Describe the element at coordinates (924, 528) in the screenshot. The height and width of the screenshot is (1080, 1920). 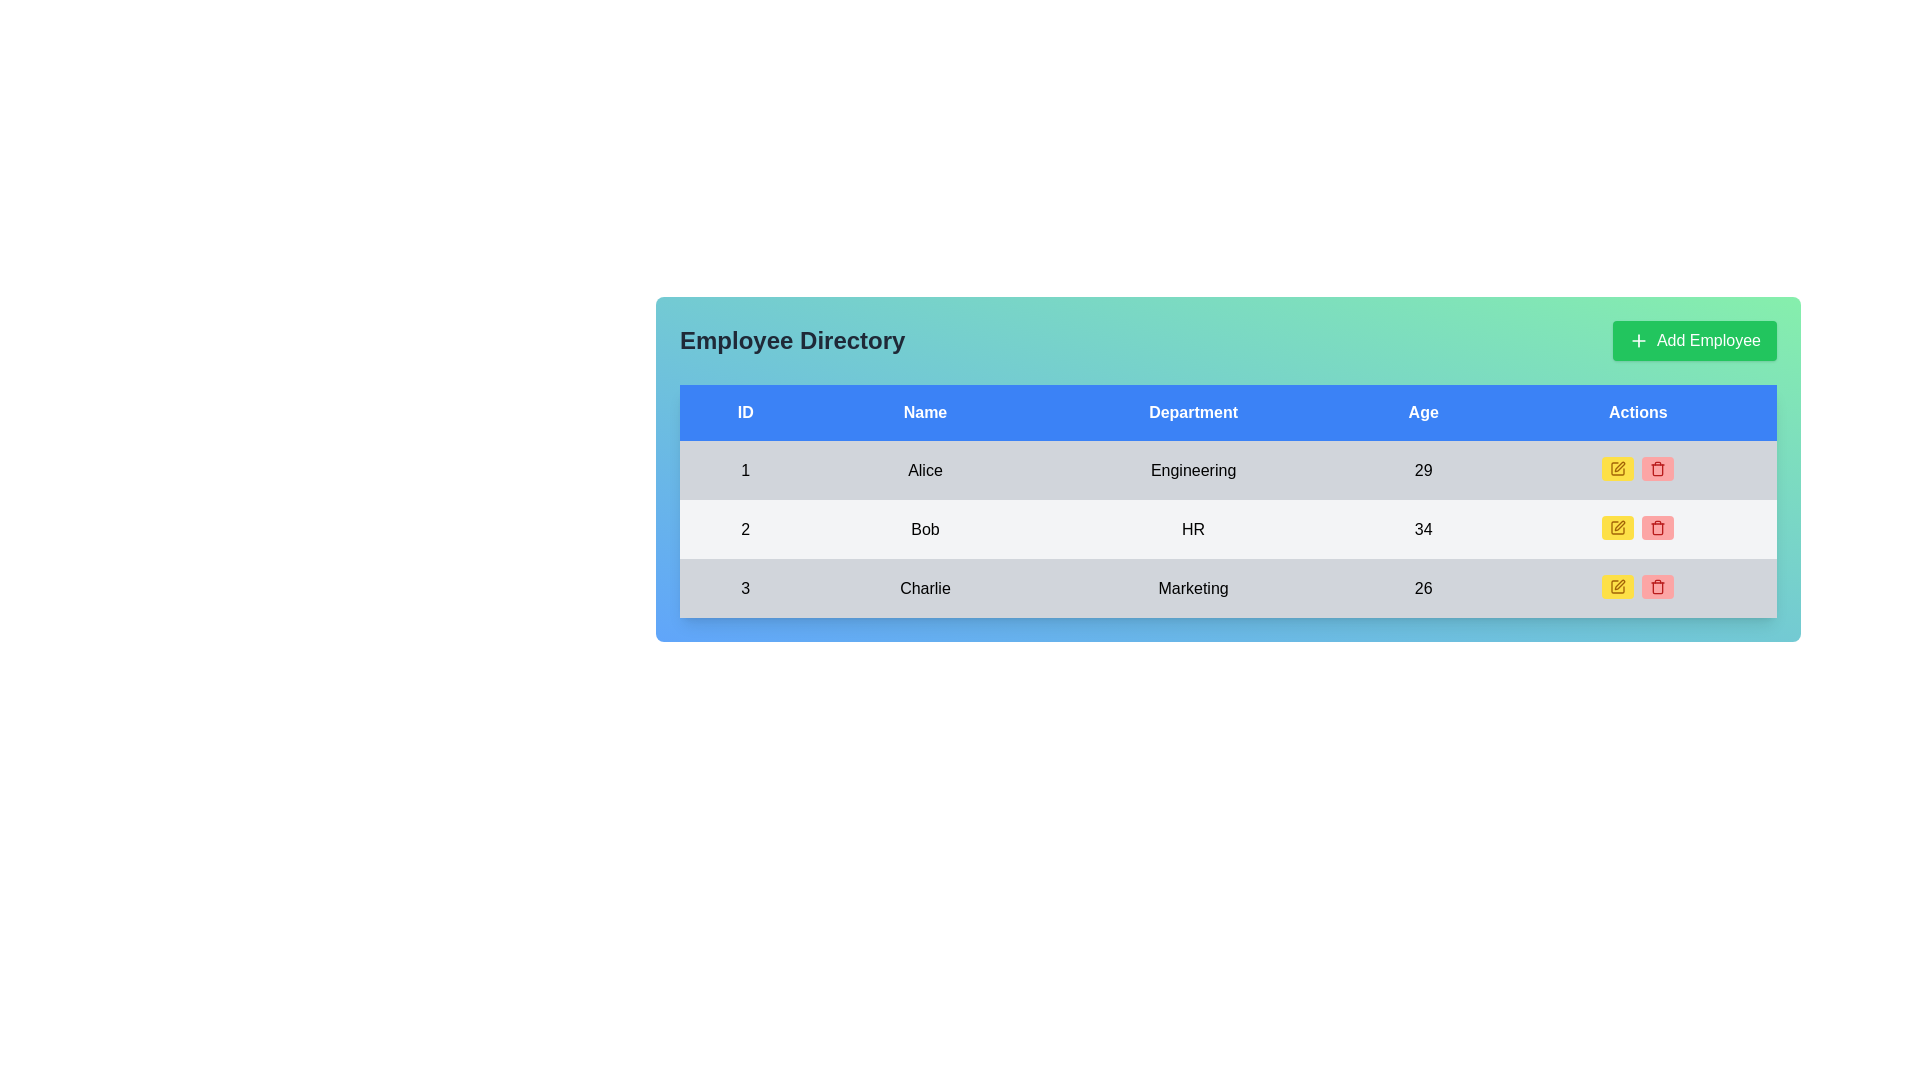
I see `the table cell representing the name of an employee located in the second row under the 'Name' column` at that location.